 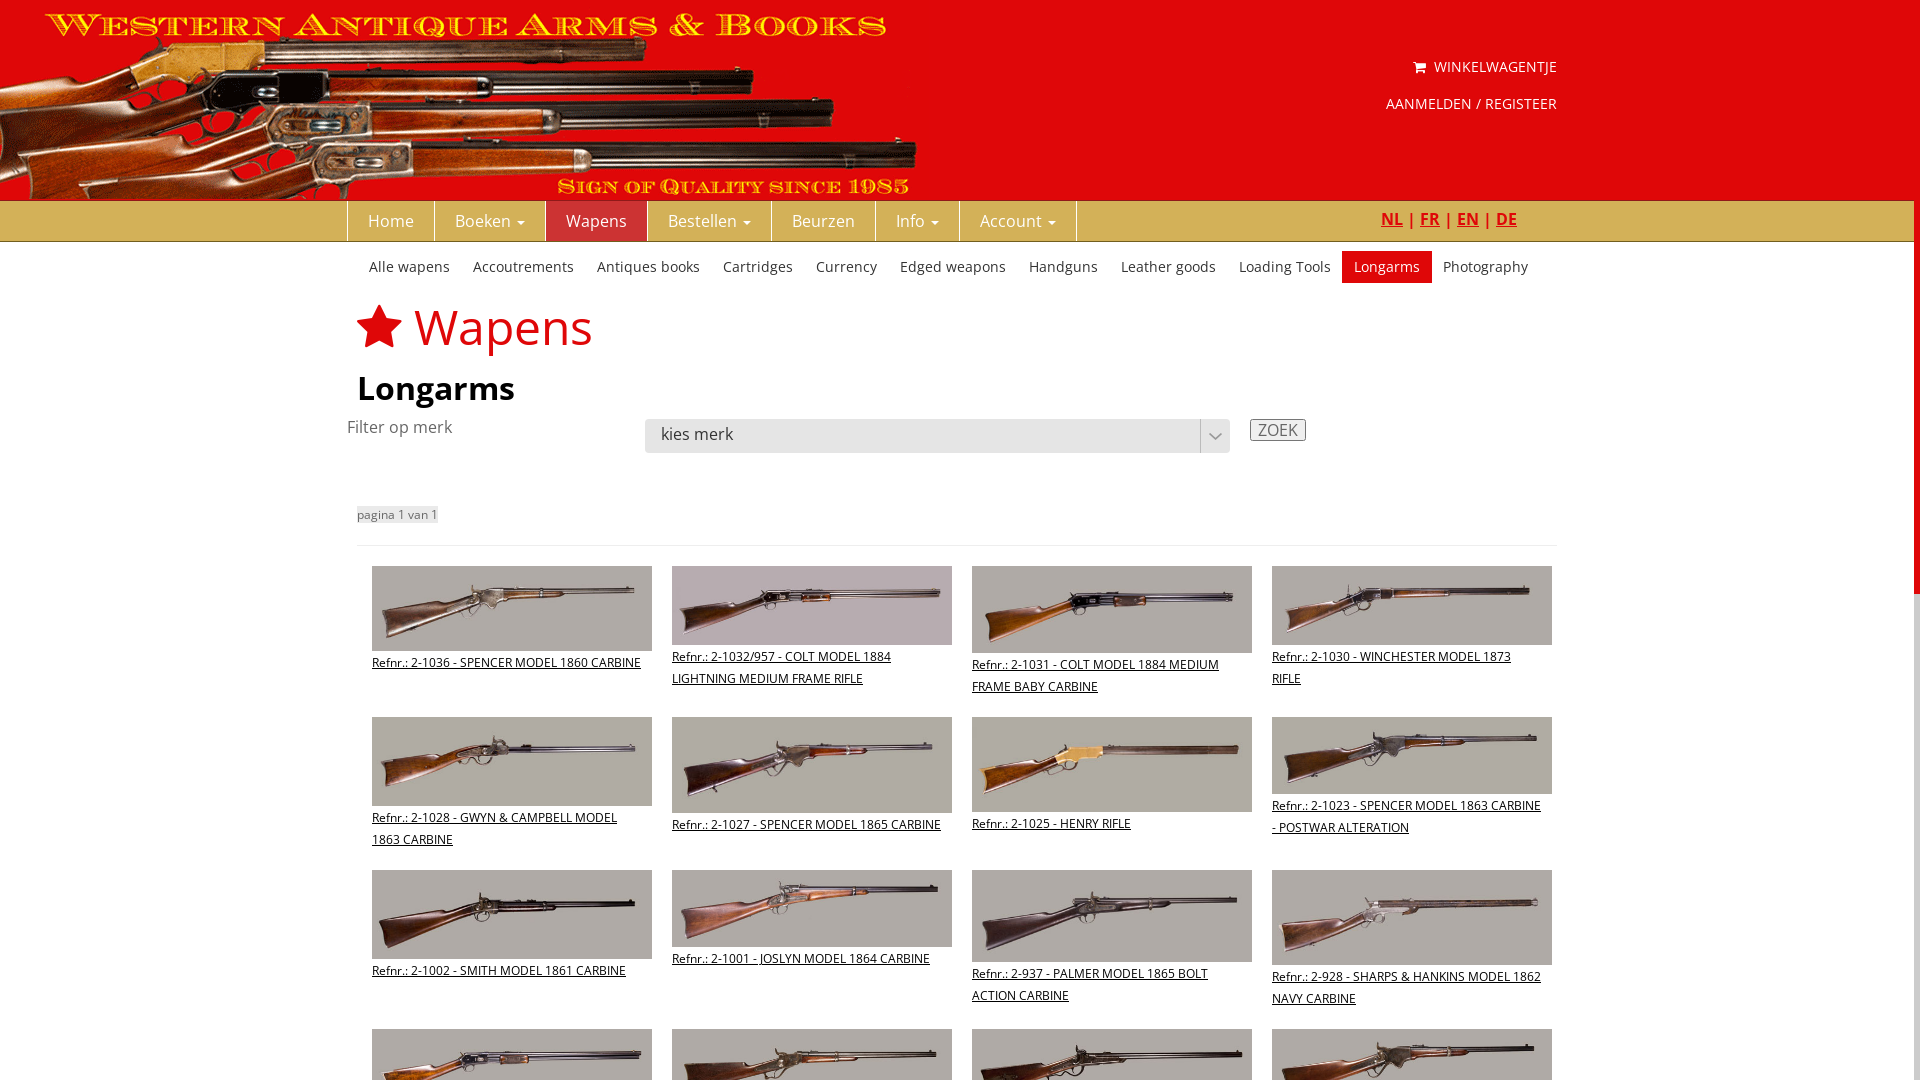 I want to click on 'Longarms', so click(x=1386, y=265).